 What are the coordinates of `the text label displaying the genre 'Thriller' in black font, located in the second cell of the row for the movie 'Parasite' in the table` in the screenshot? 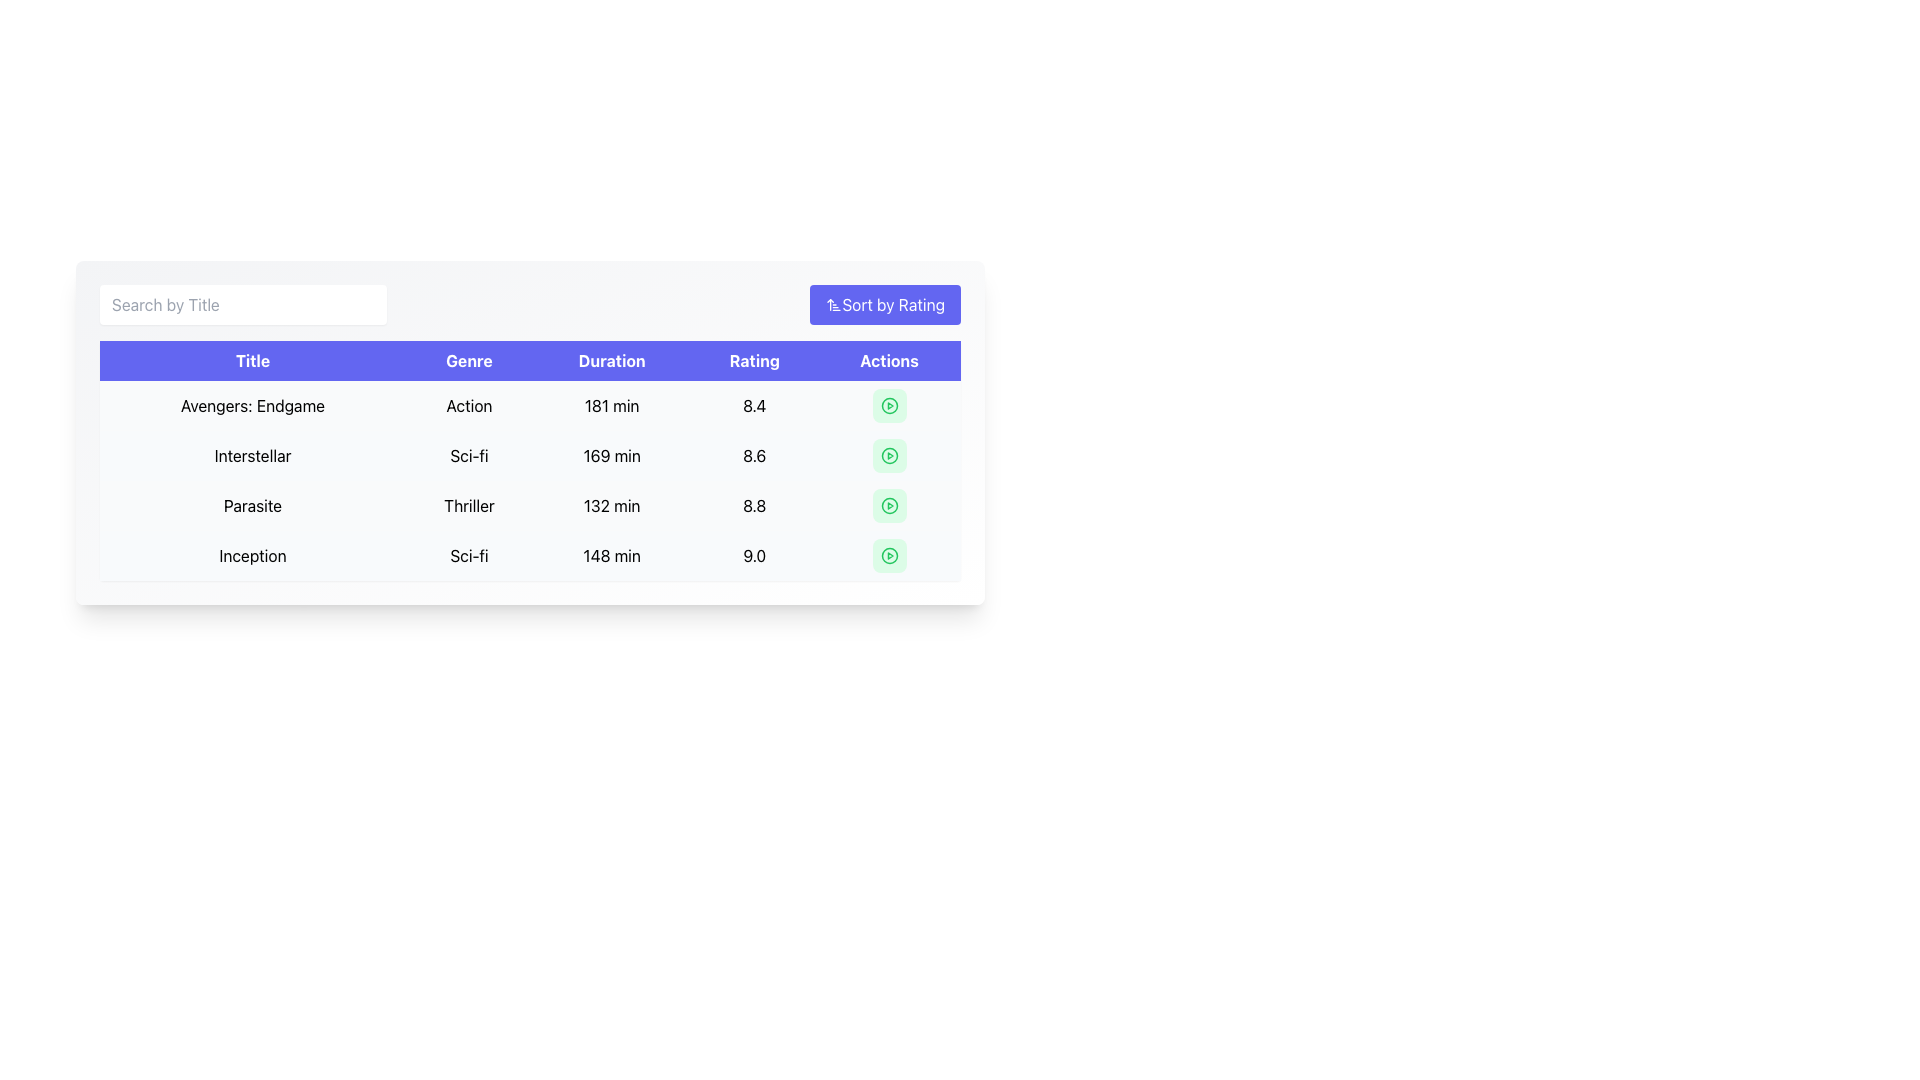 It's located at (468, 504).